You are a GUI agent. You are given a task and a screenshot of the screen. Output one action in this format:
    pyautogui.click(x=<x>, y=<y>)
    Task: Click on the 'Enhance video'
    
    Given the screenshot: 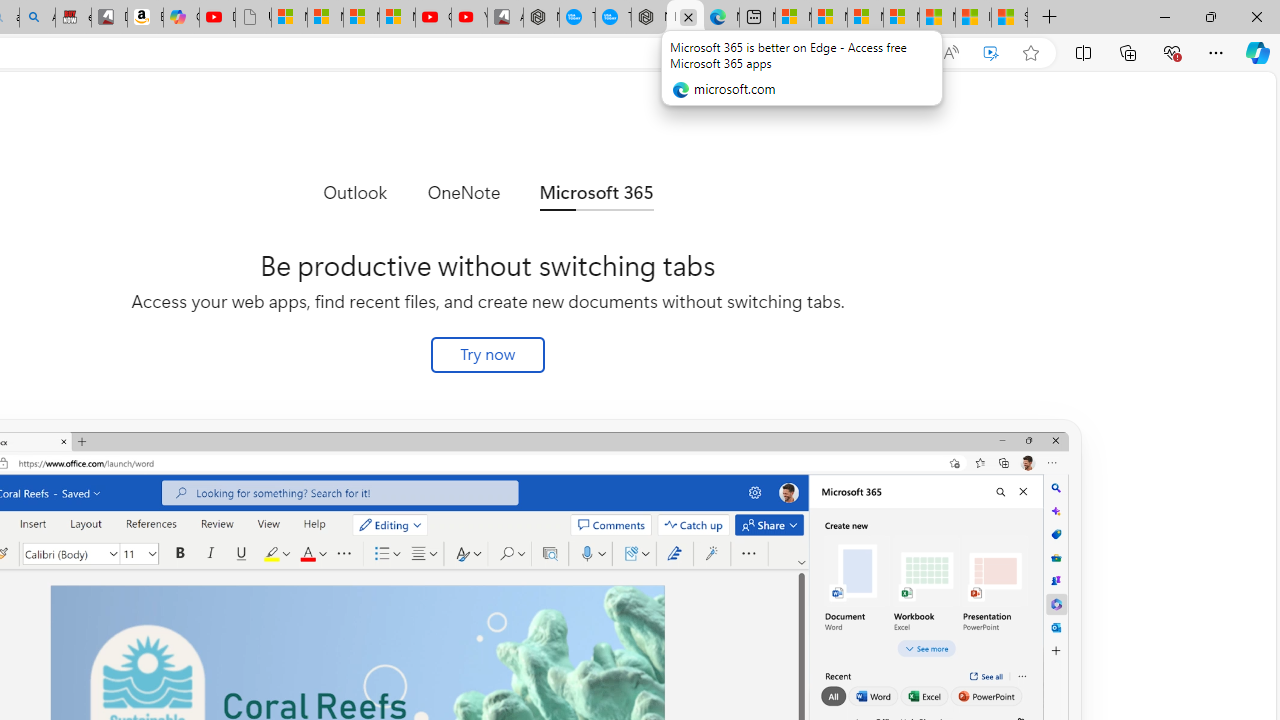 What is the action you would take?
    pyautogui.click(x=991, y=52)
    